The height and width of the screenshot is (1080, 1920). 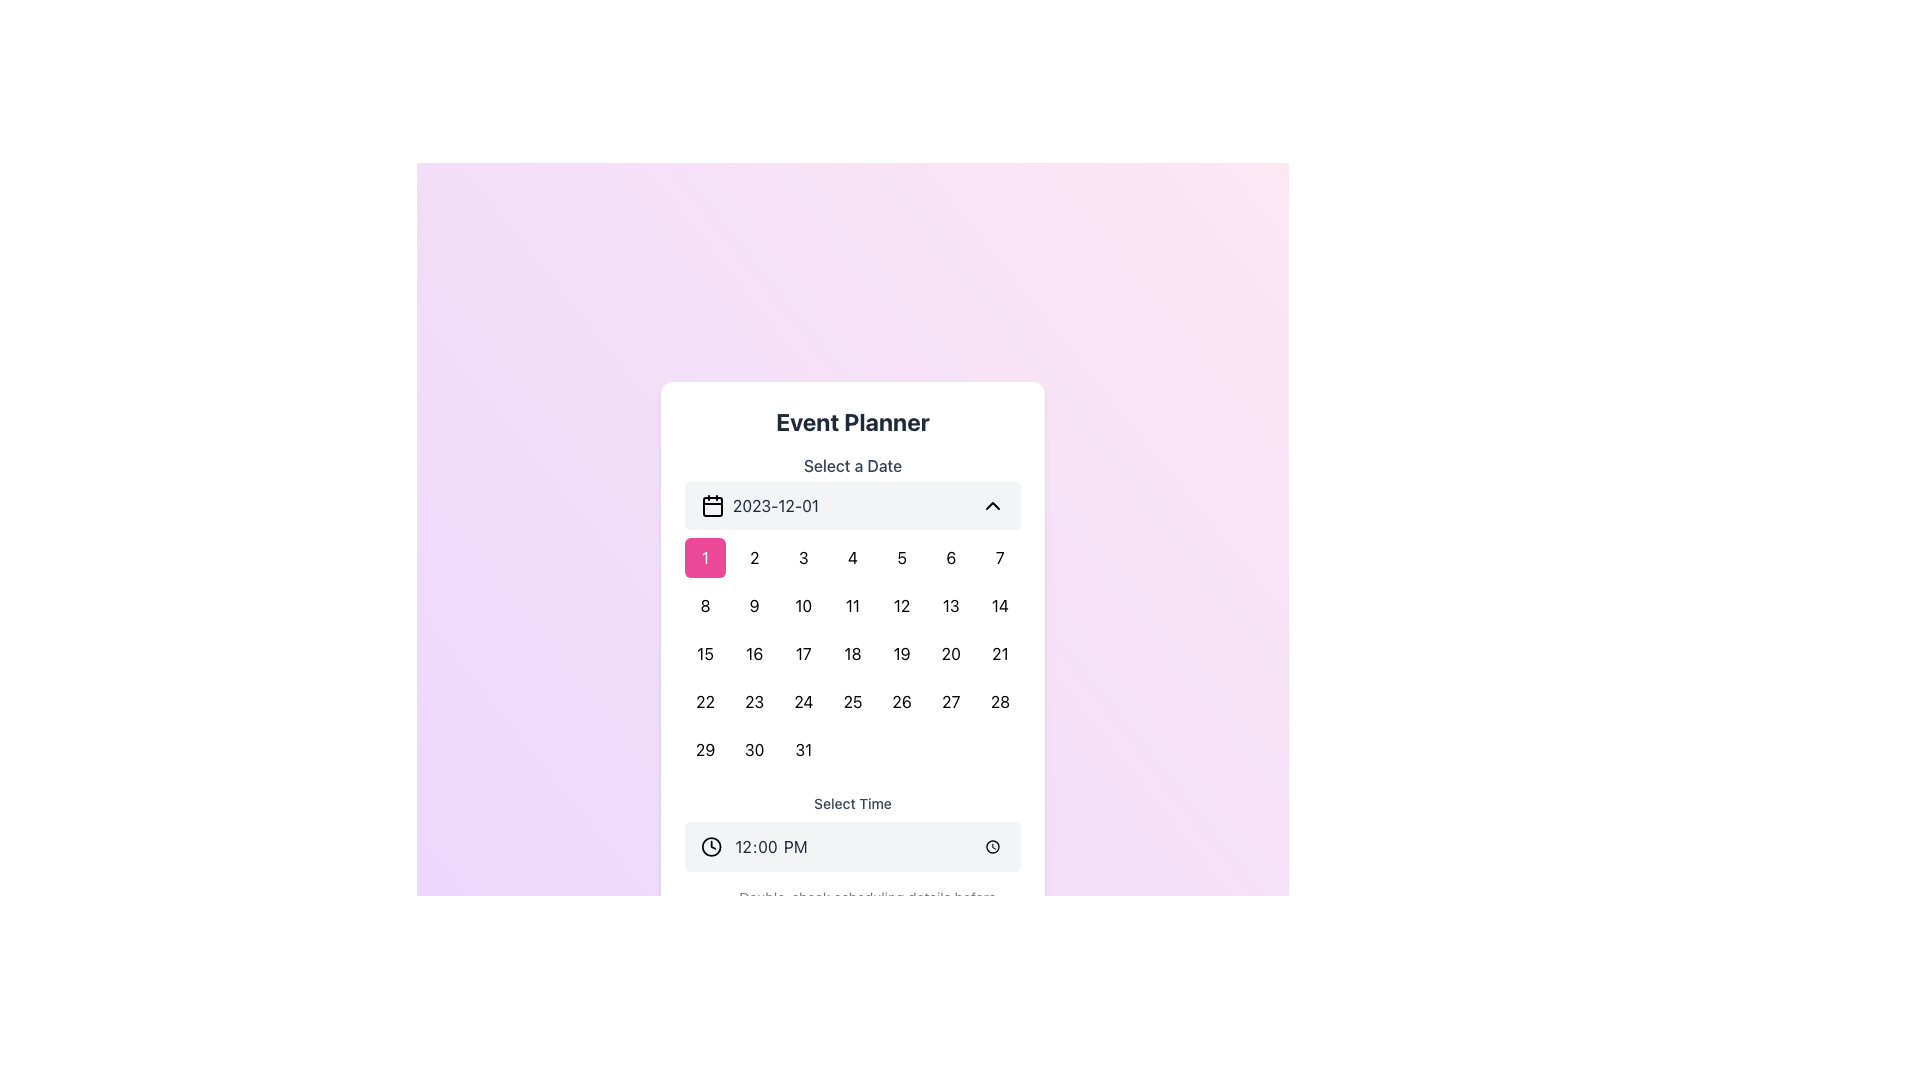 I want to click on the Chevron Up Icon, so click(x=993, y=504).